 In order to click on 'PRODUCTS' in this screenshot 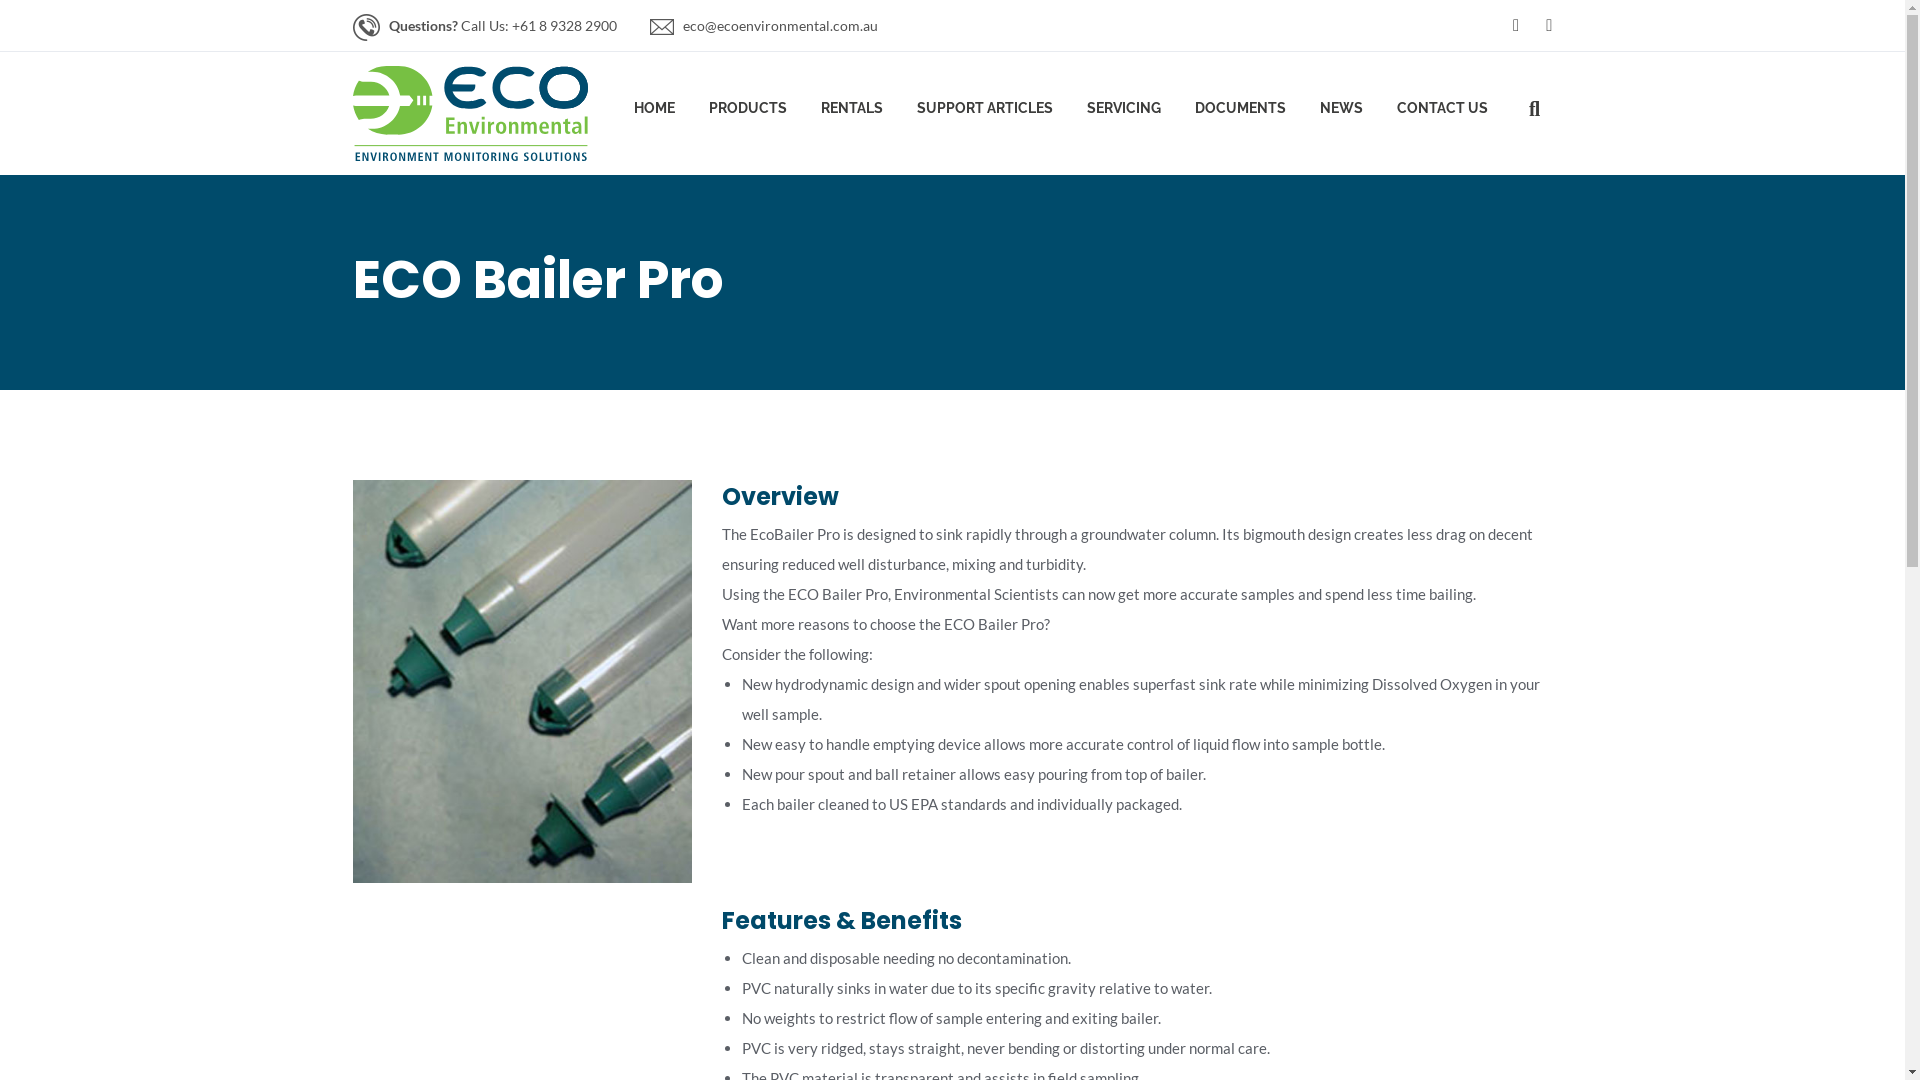, I will do `click(708, 113)`.